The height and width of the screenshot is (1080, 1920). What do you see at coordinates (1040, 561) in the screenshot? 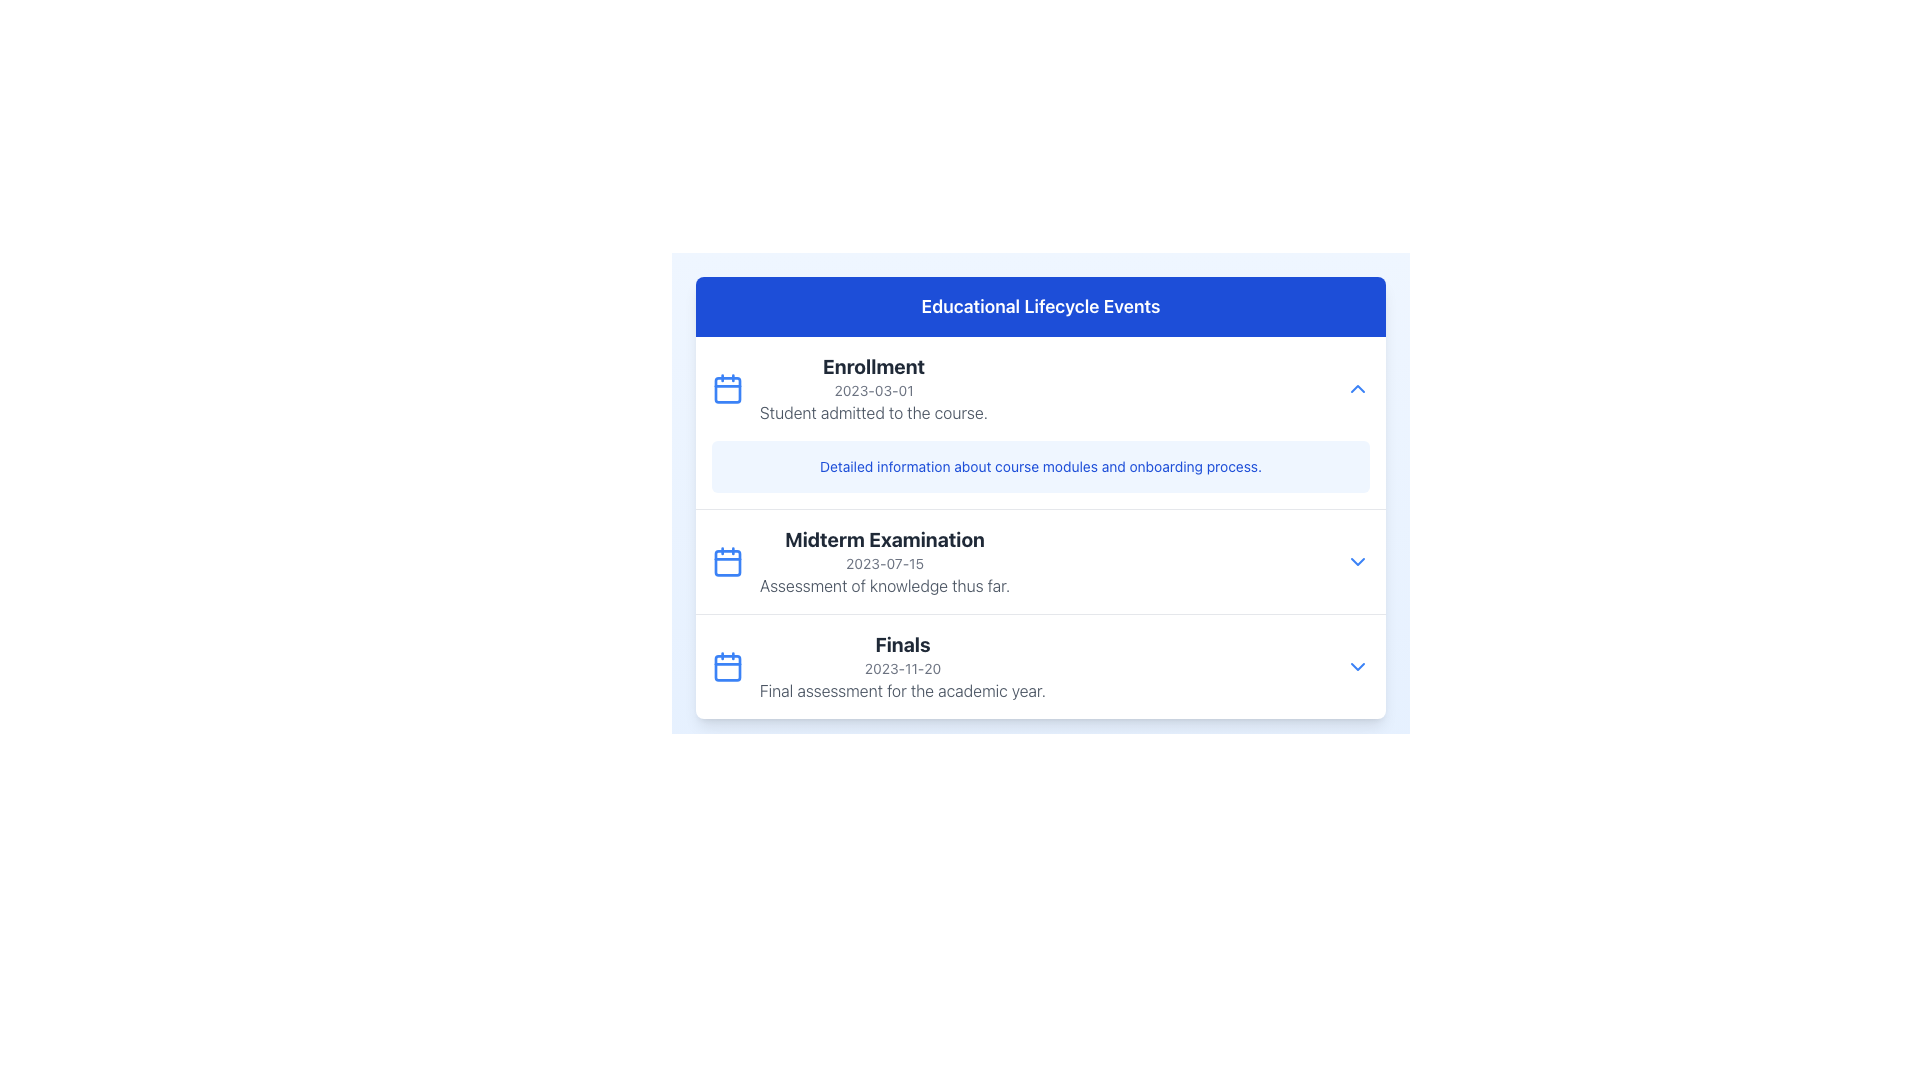
I see `the Information Section of the Educational Lifecycle Events list` at bounding box center [1040, 561].